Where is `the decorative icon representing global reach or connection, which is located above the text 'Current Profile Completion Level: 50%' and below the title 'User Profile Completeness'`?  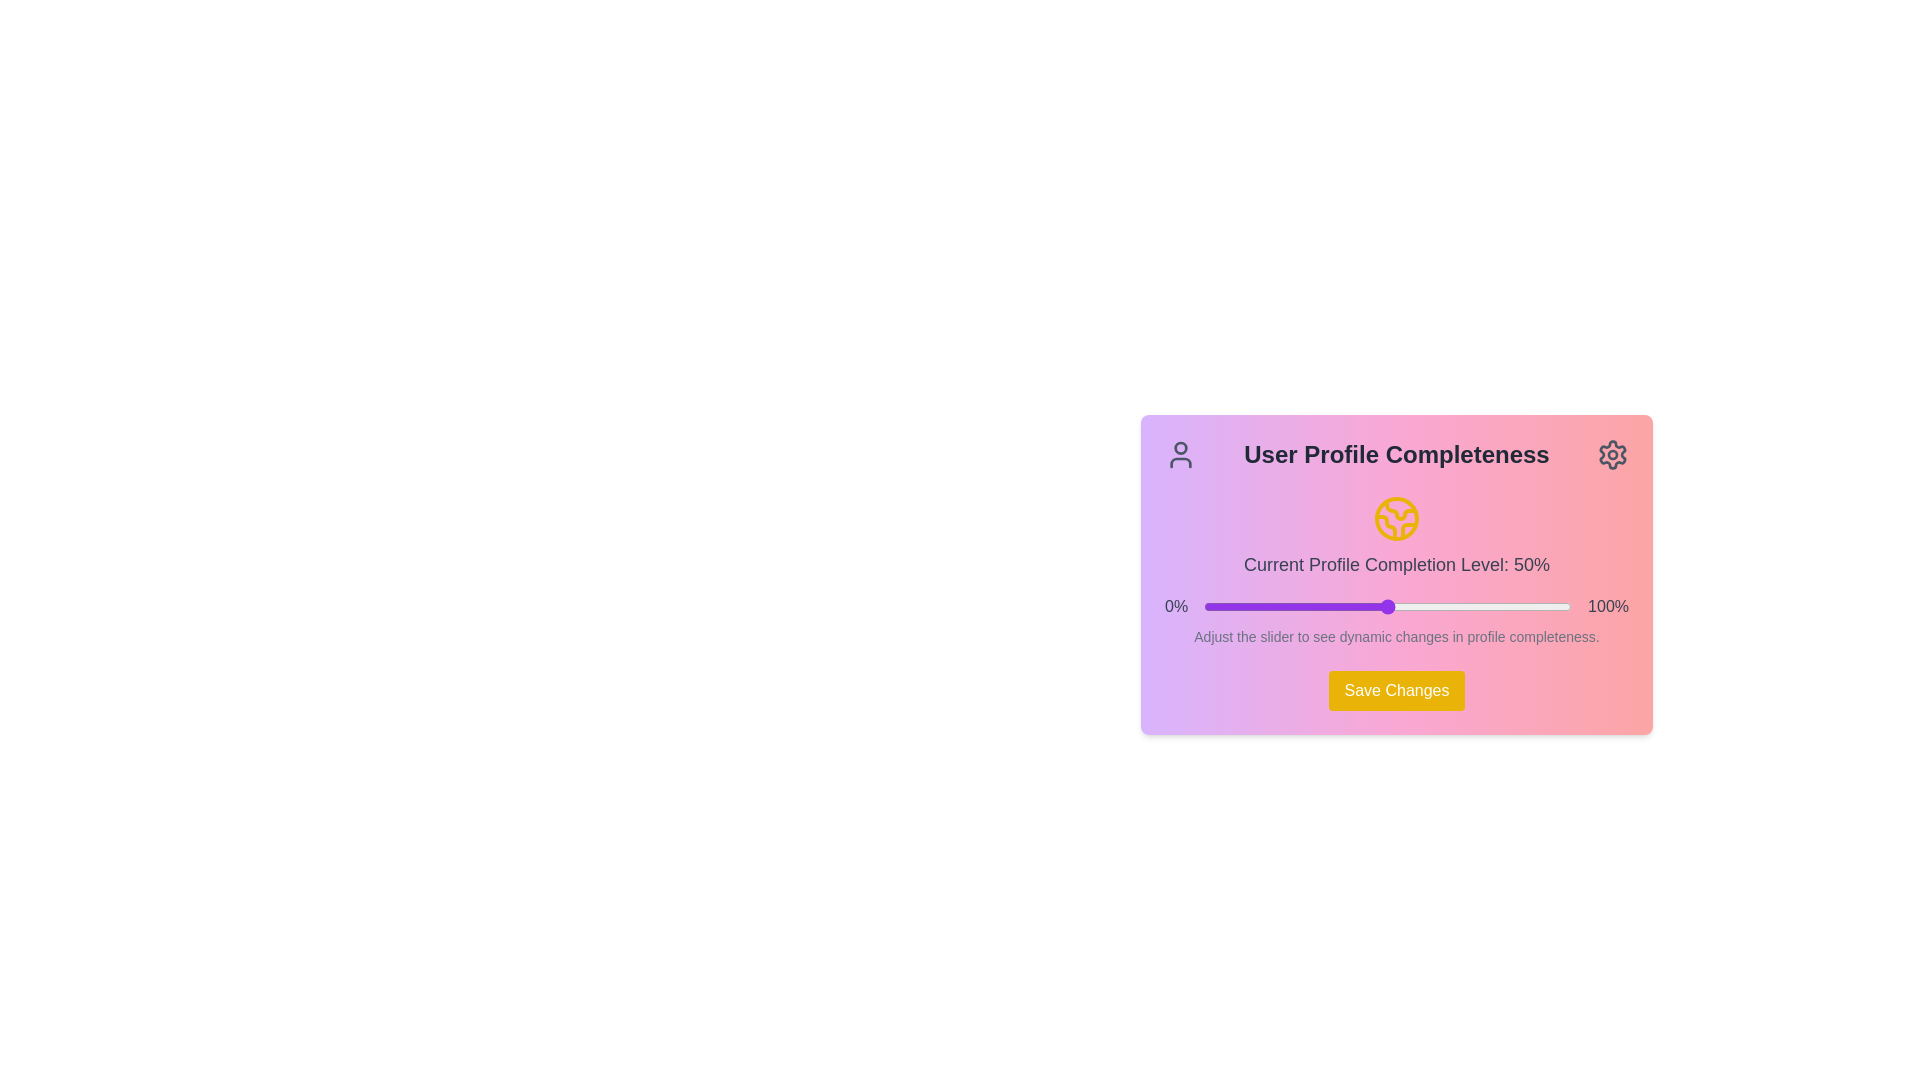 the decorative icon representing global reach or connection, which is located above the text 'Current Profile Completion Level: 50%' and below the title 'User Profile Completeness' is located at coordinates (1395, 518).